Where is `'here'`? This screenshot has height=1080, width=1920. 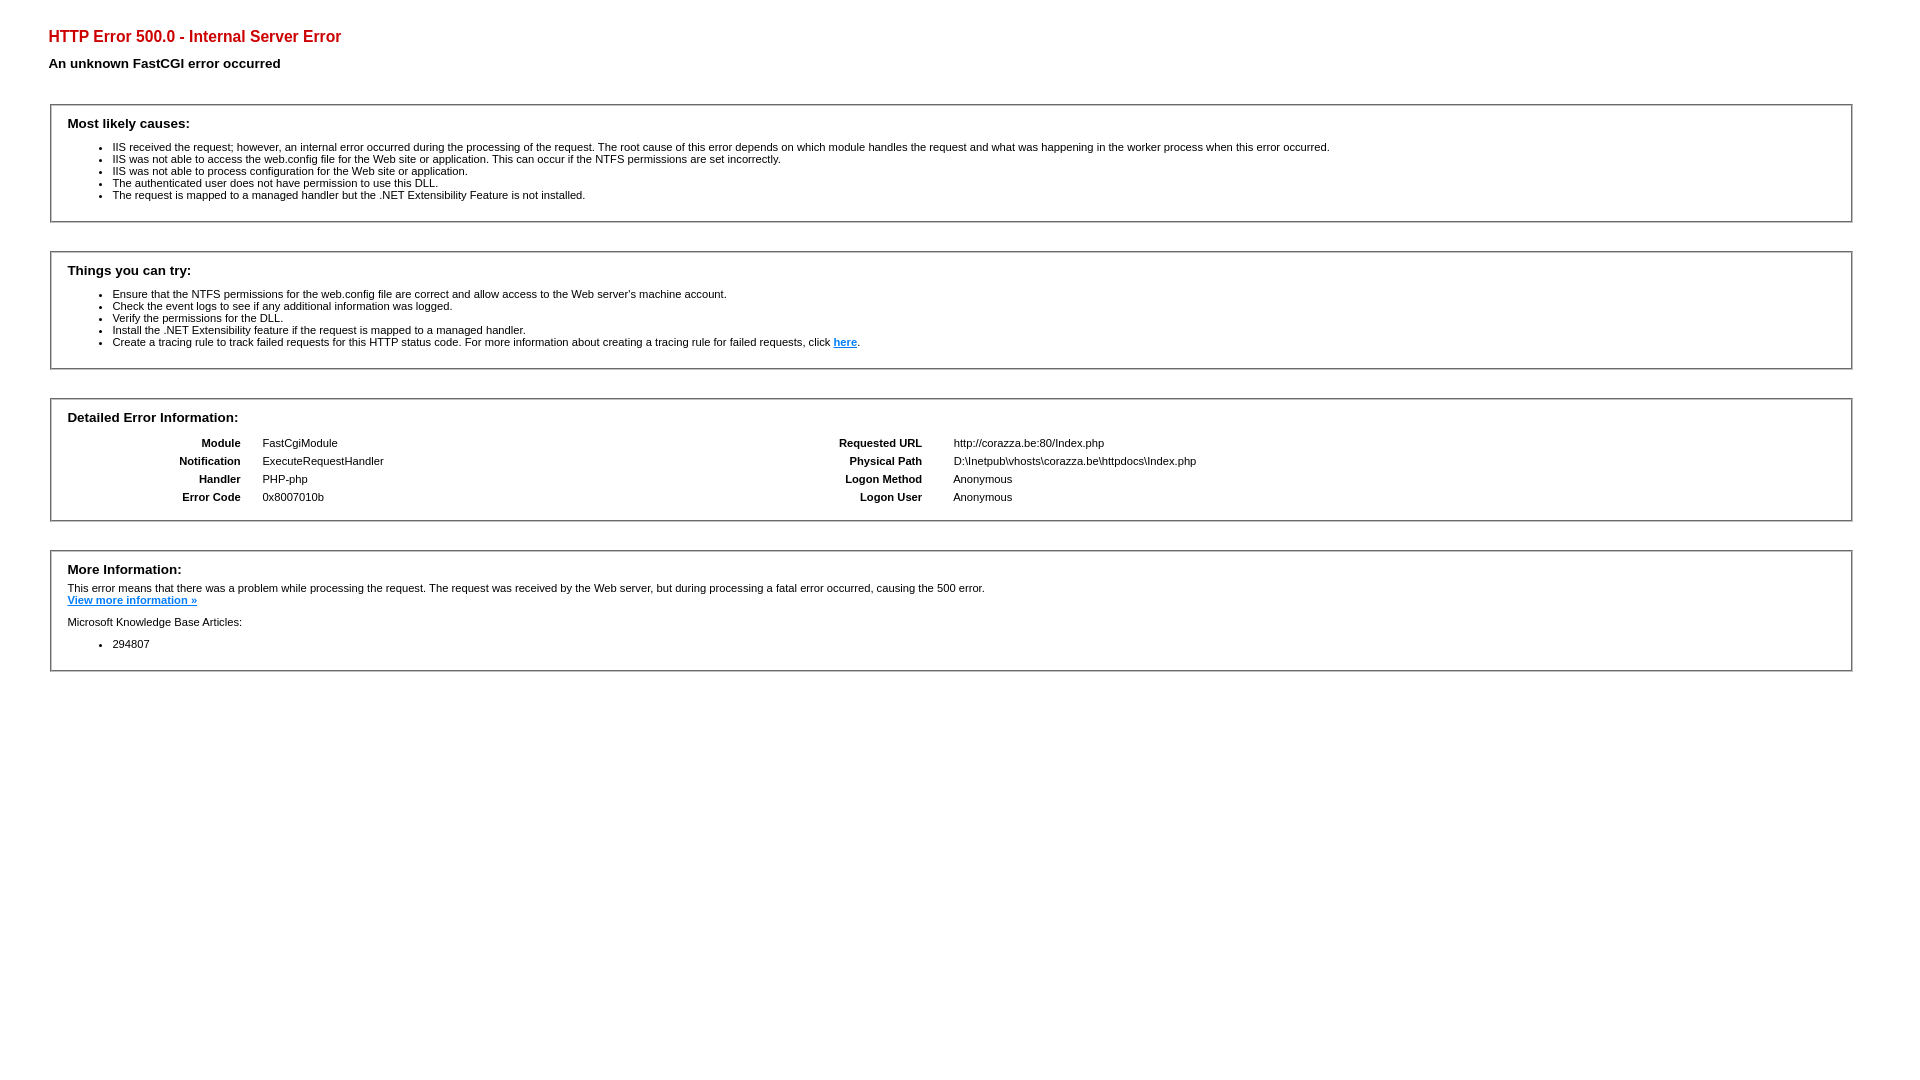 'here' is located at coordinates (844, 341).